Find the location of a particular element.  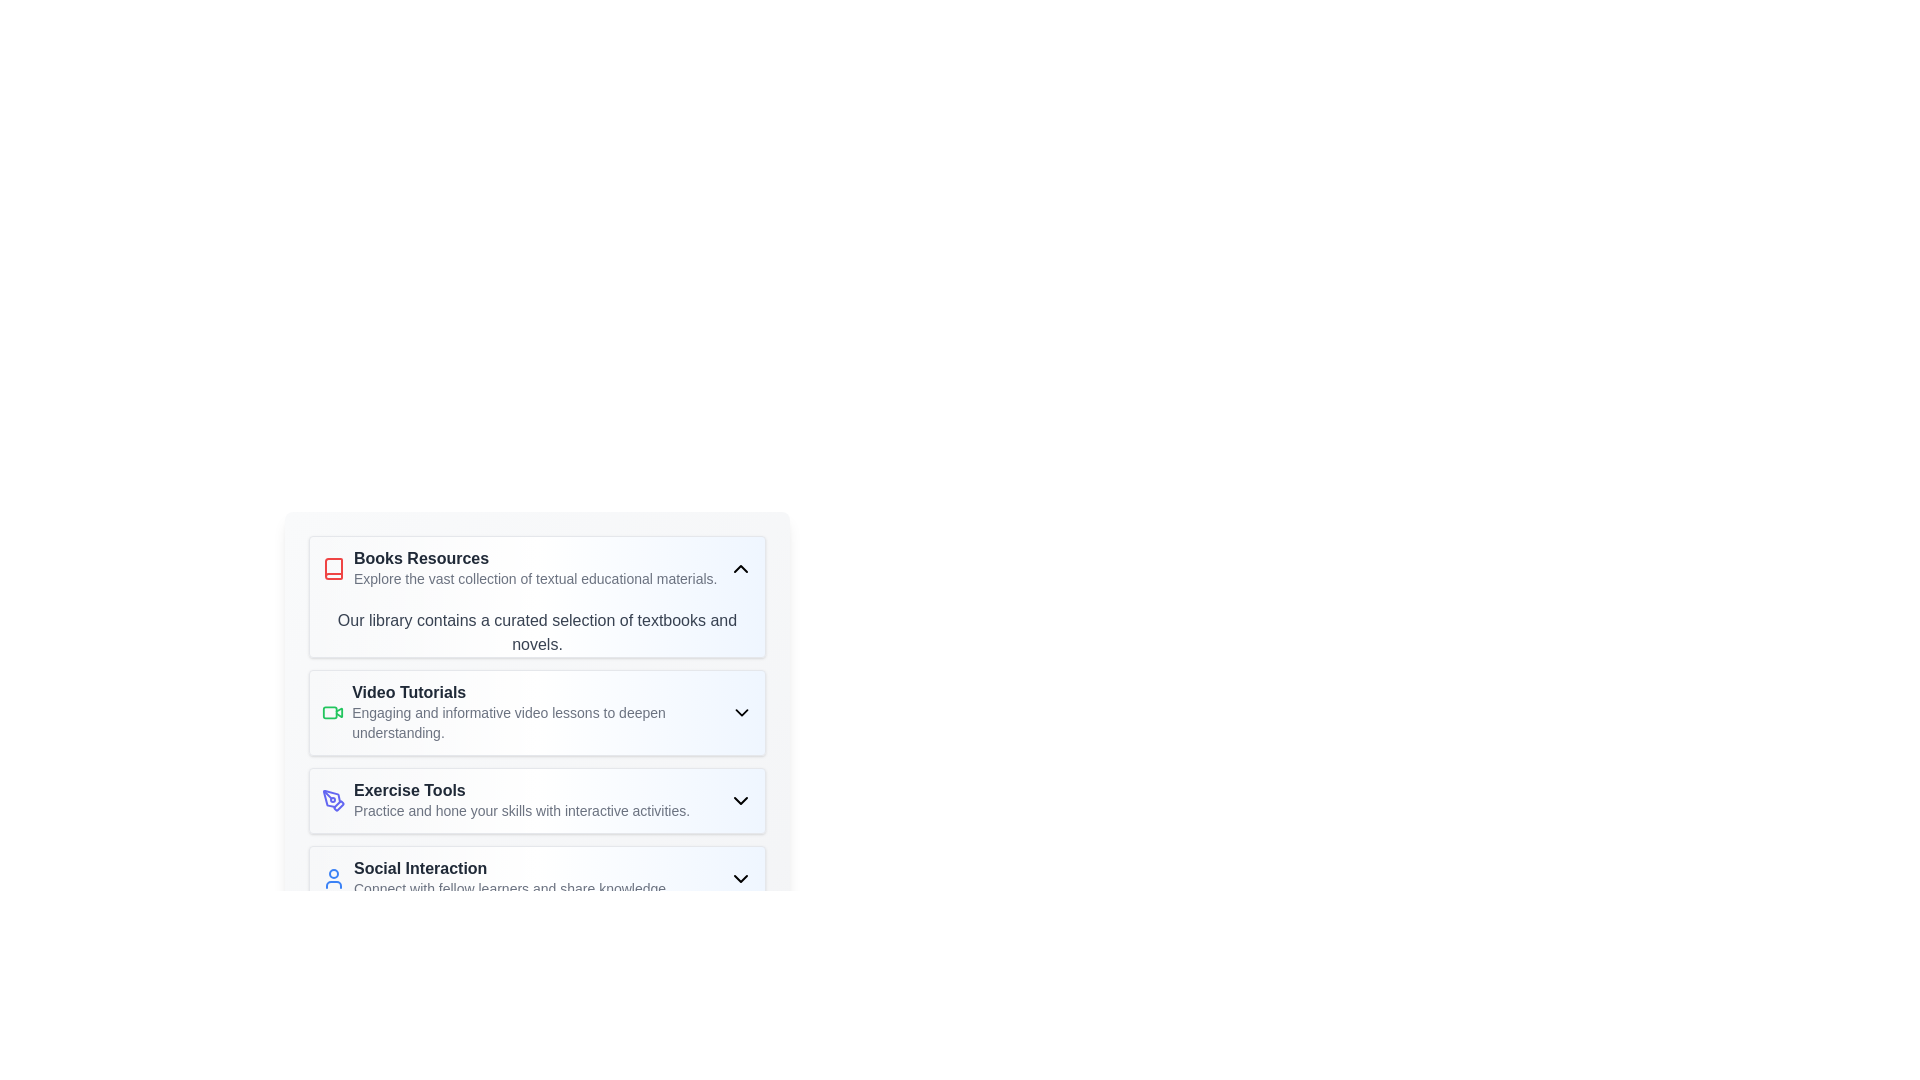

the 'Video Tutorials' Expandable Section Header by tabbing to it is located at coordinates (537, 688).